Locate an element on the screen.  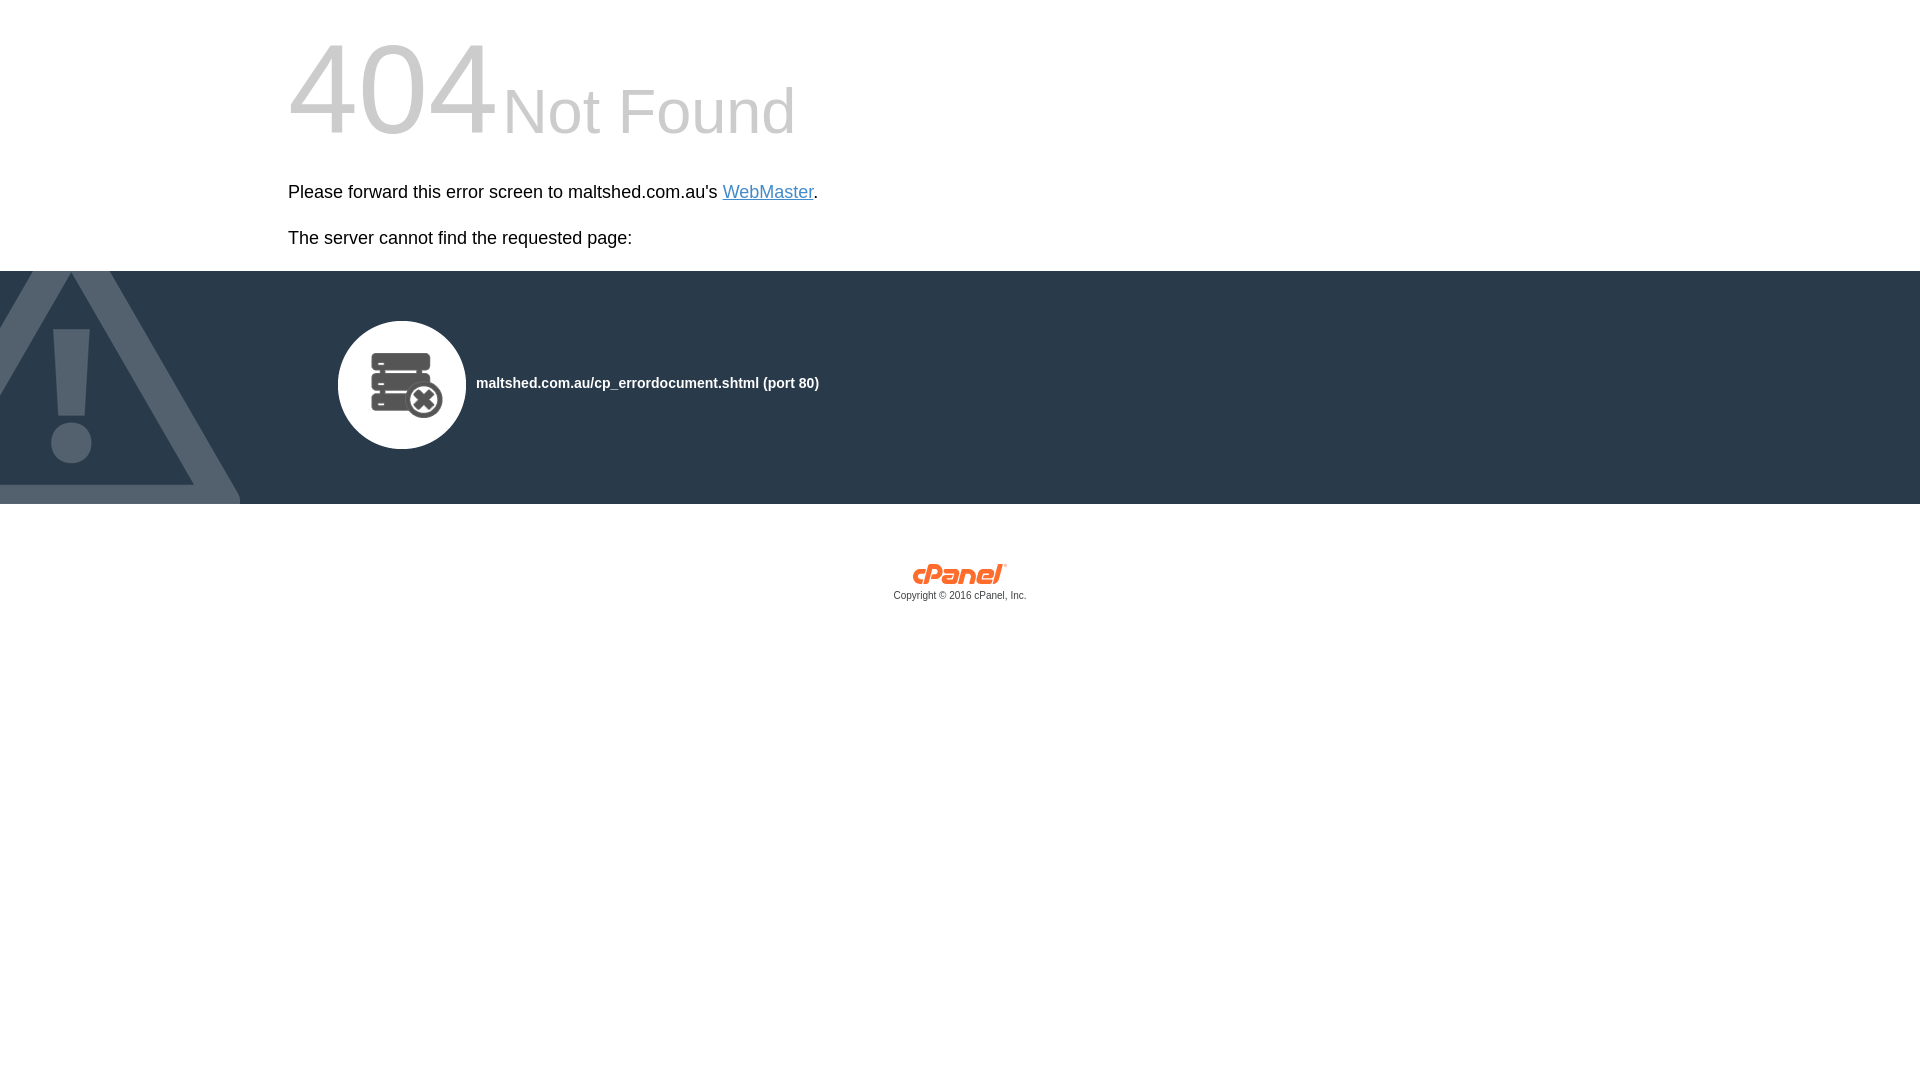
'WebMaster' is located at coordinates (722, 192).